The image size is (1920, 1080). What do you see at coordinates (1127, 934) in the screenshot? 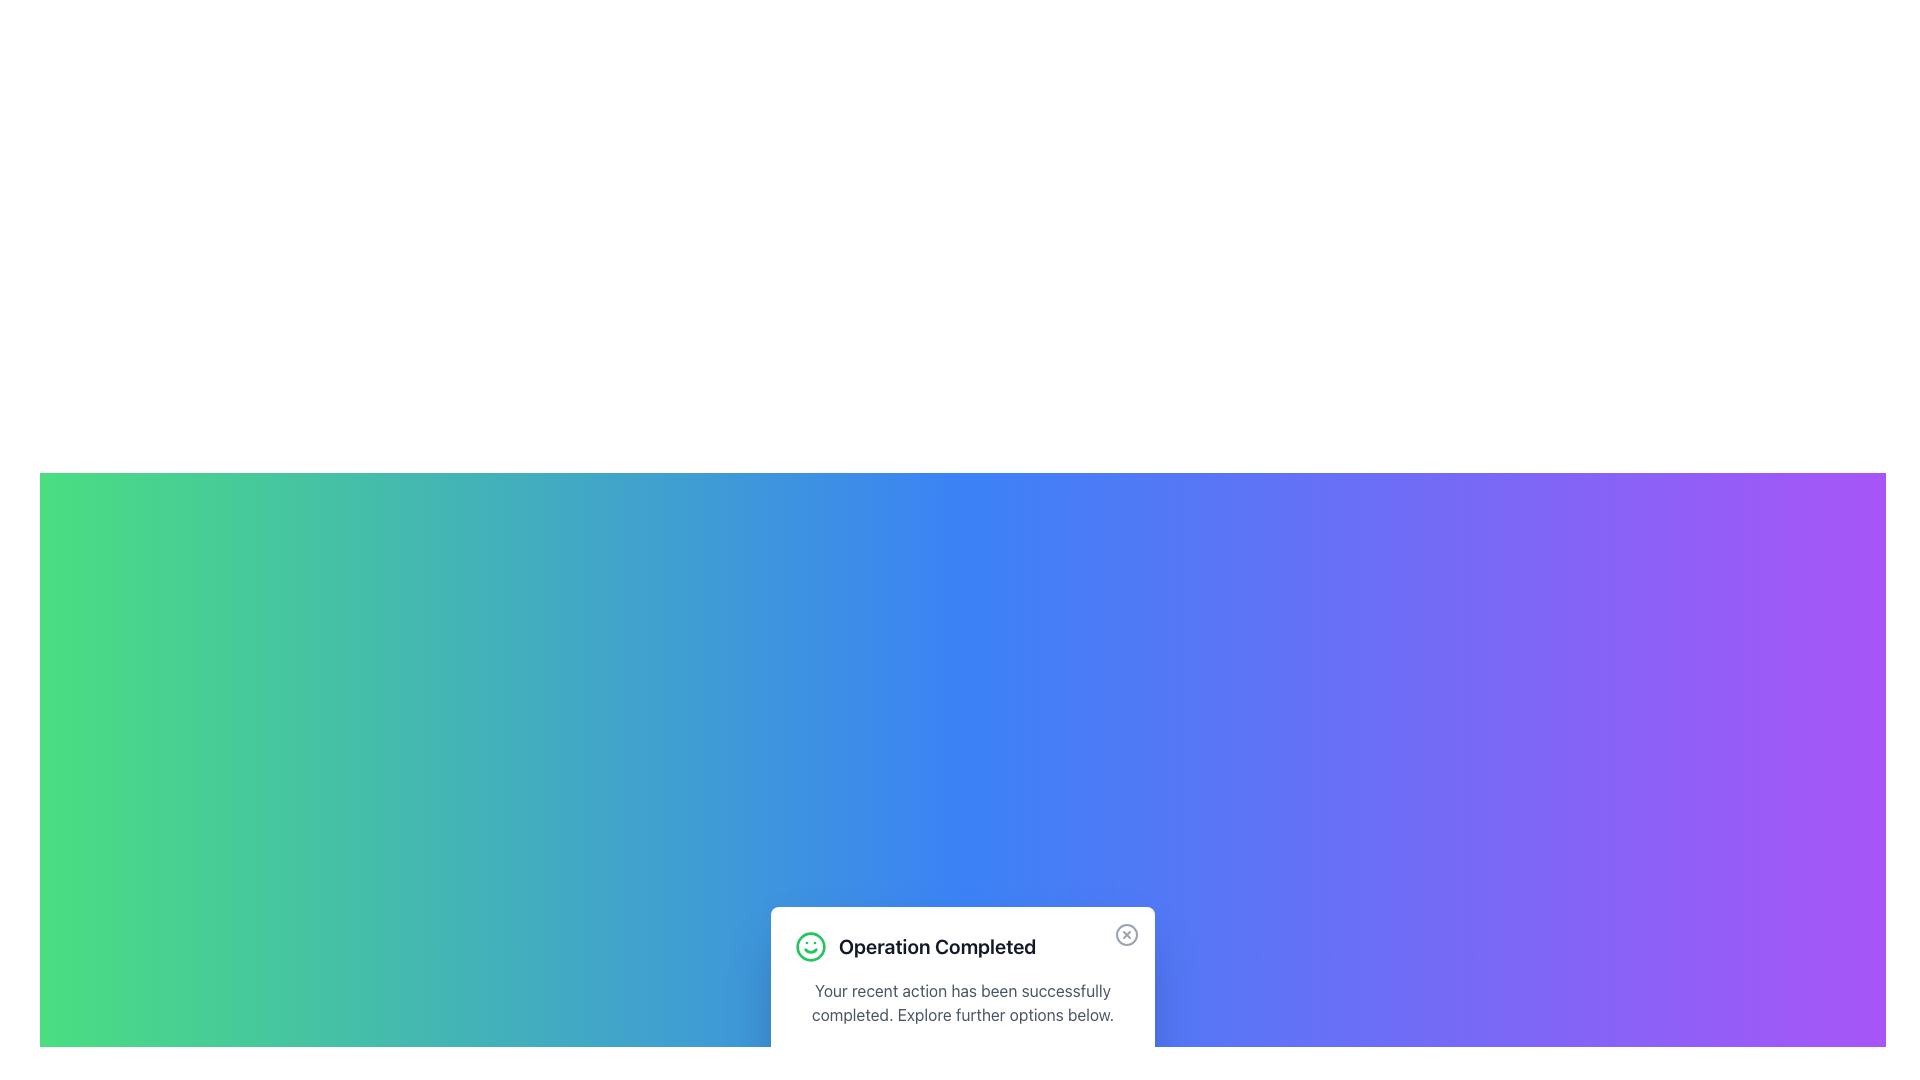
I see `the hollow circle close button icon located at the top-right corner of the notification card, which is part of an SVG graphic element` at bounding box center [1127, 934].